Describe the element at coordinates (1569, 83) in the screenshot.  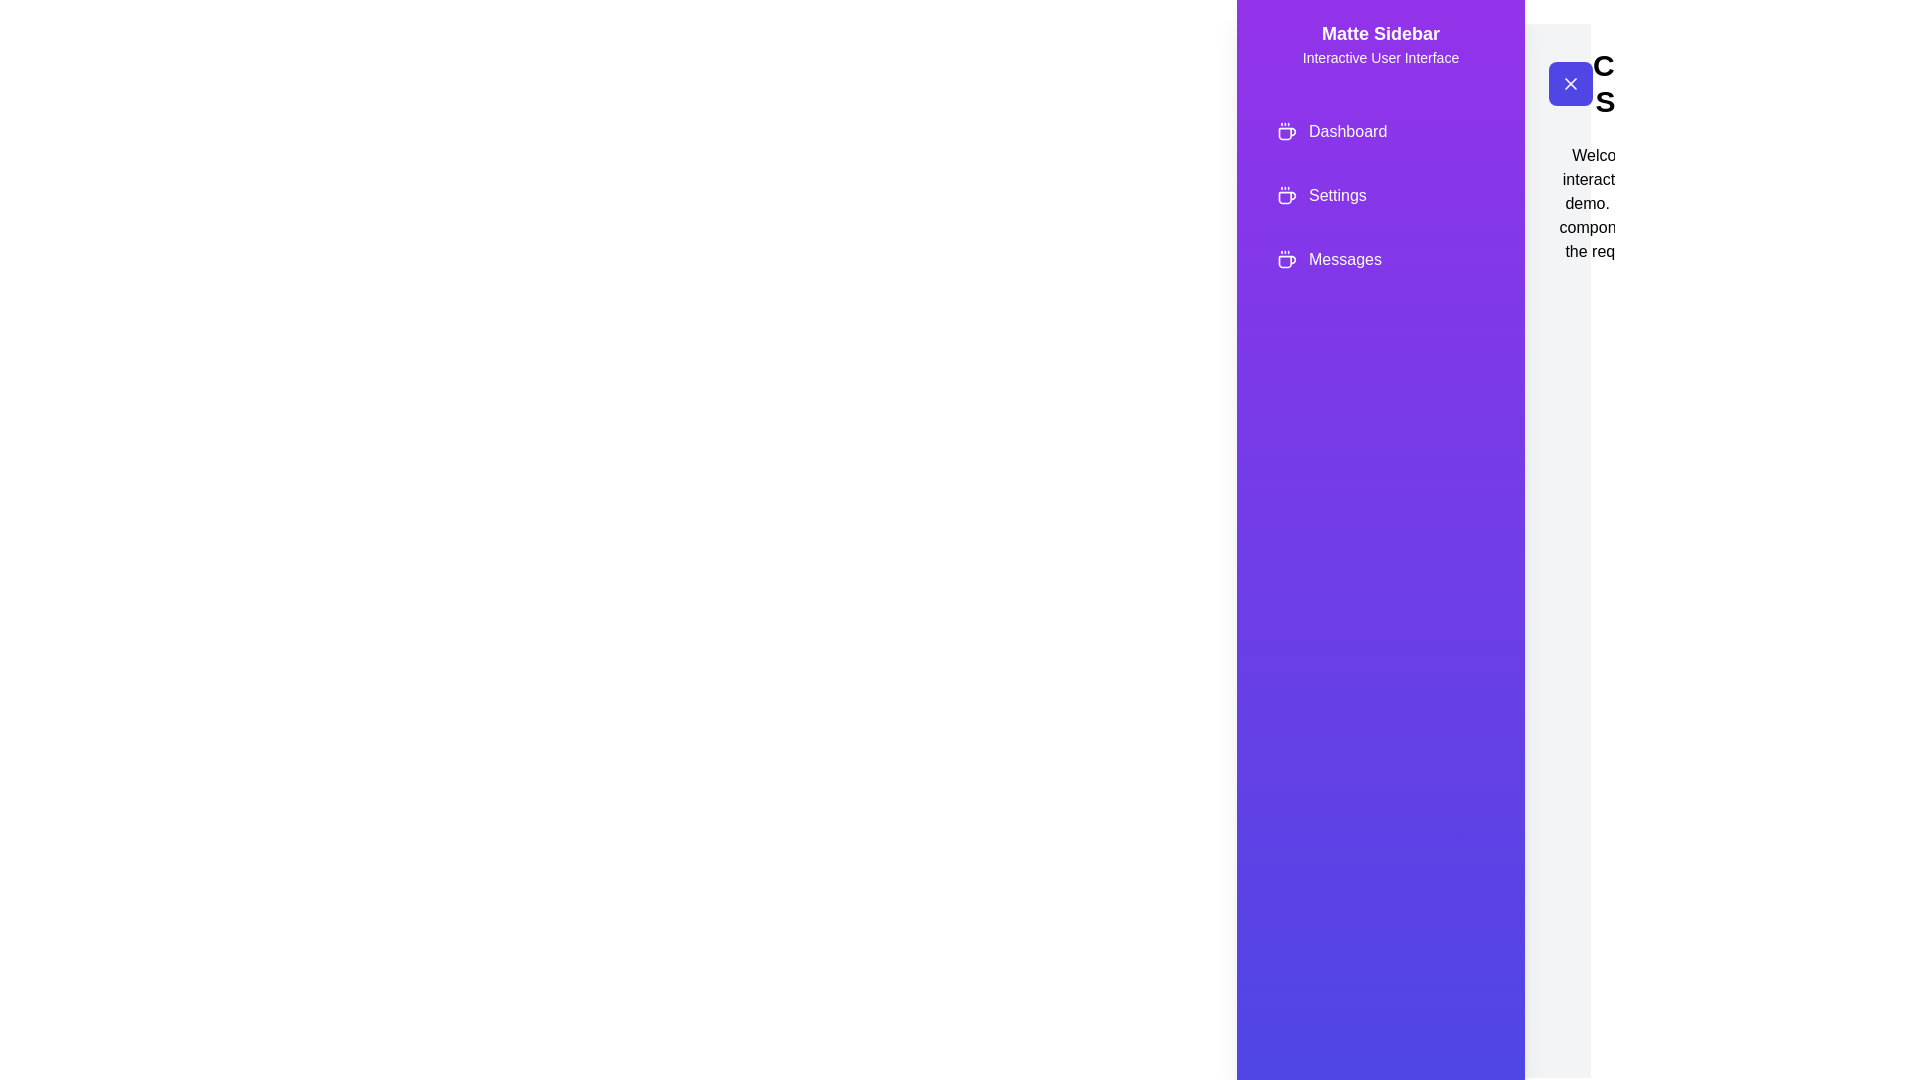
I see `the diagonal line within the square-shaped icon located at the top-right section of the interface` at that location.